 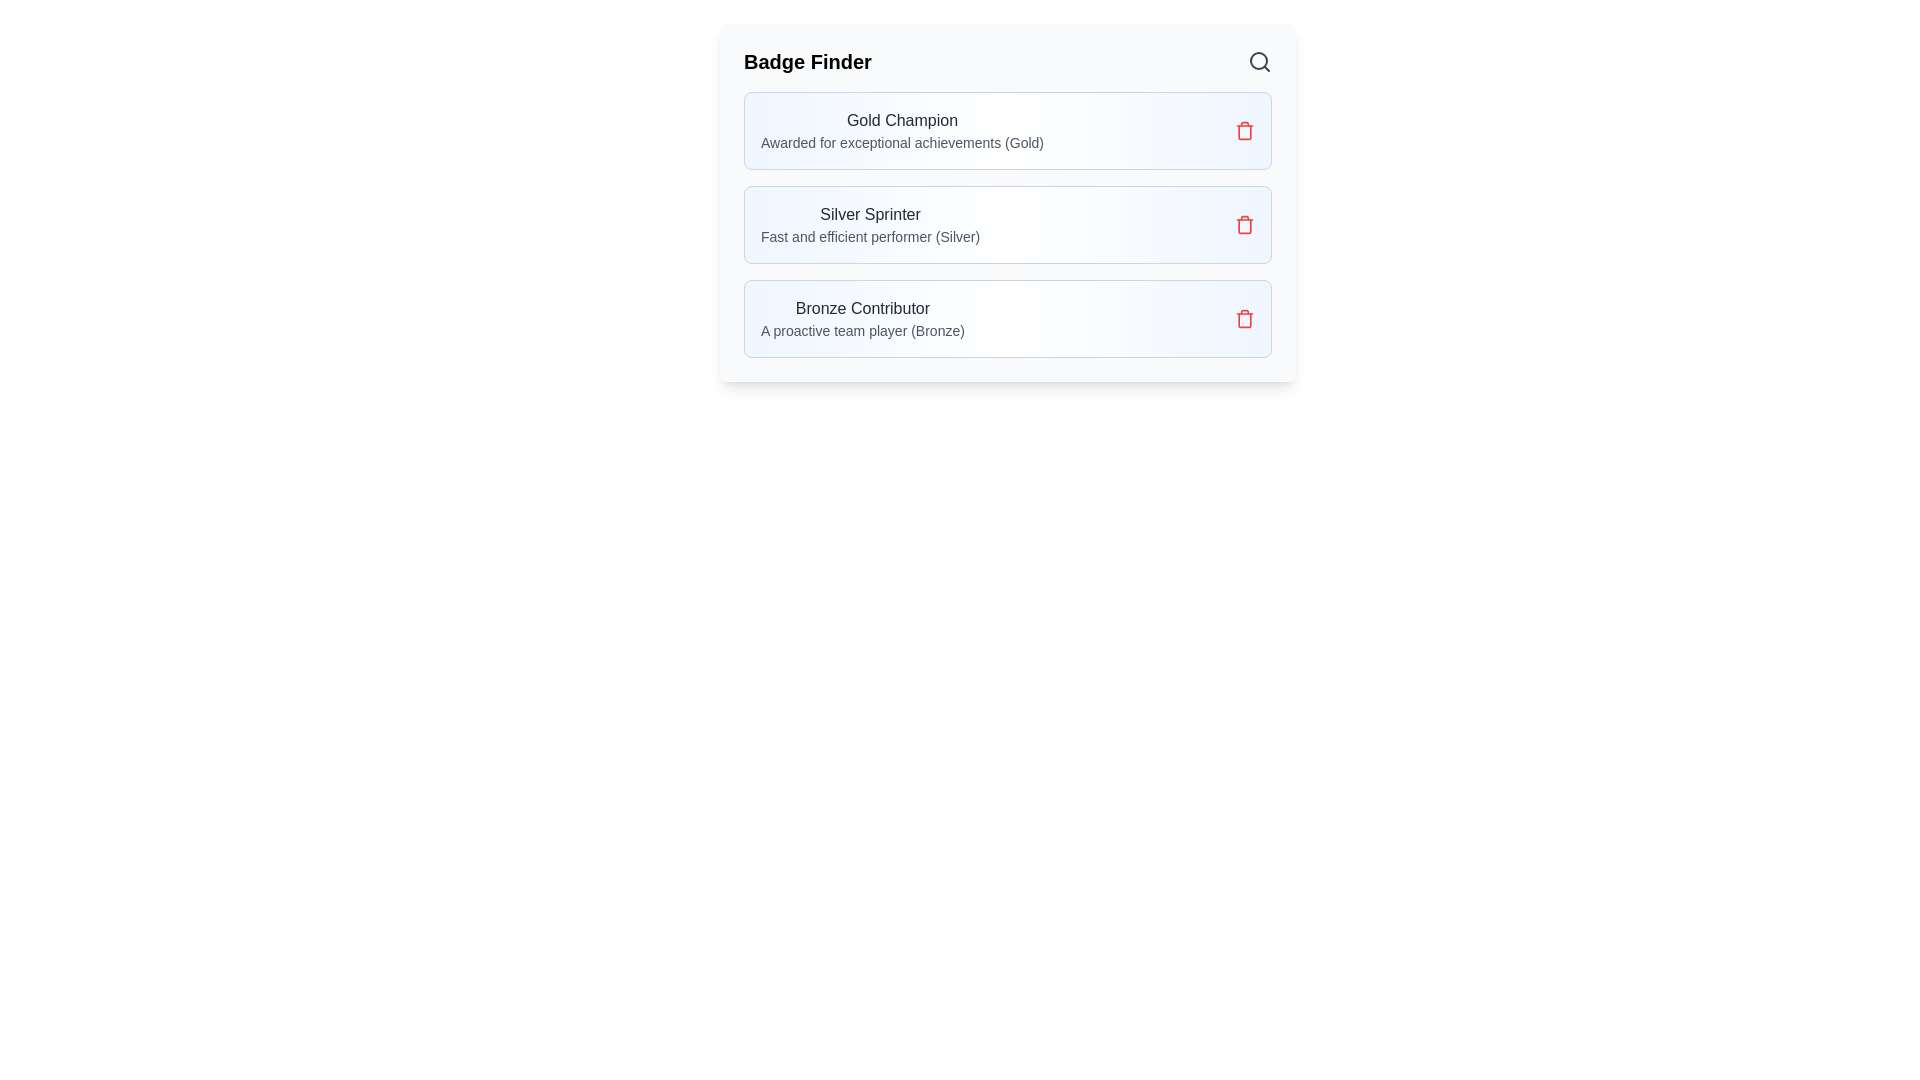 What do you see at coordinates (1258, 60) in the screenshot?
I see `the search or filter toggle icon button located at the top-right corner within the 'Badge Finder' section to initiate a search` at bounding box center [1258, 60].